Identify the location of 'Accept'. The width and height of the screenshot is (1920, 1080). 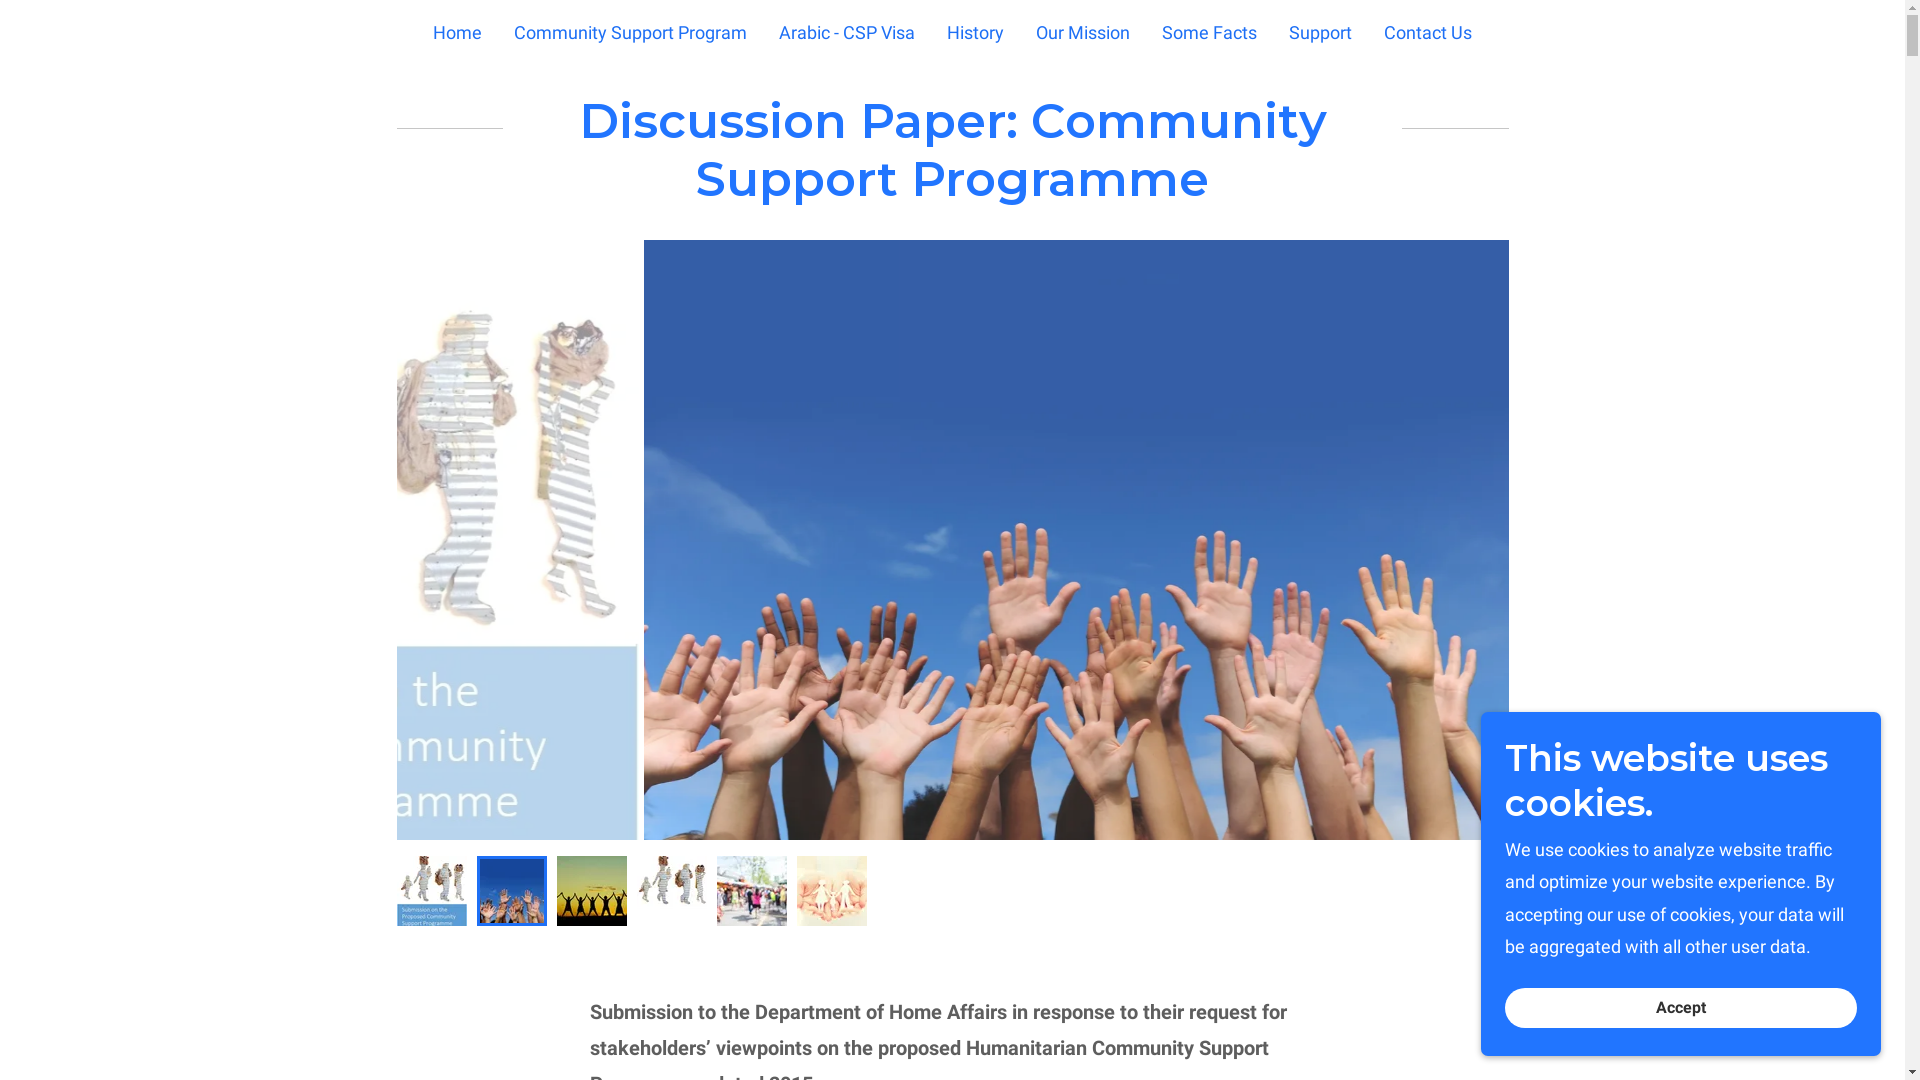
(1680, 1007).